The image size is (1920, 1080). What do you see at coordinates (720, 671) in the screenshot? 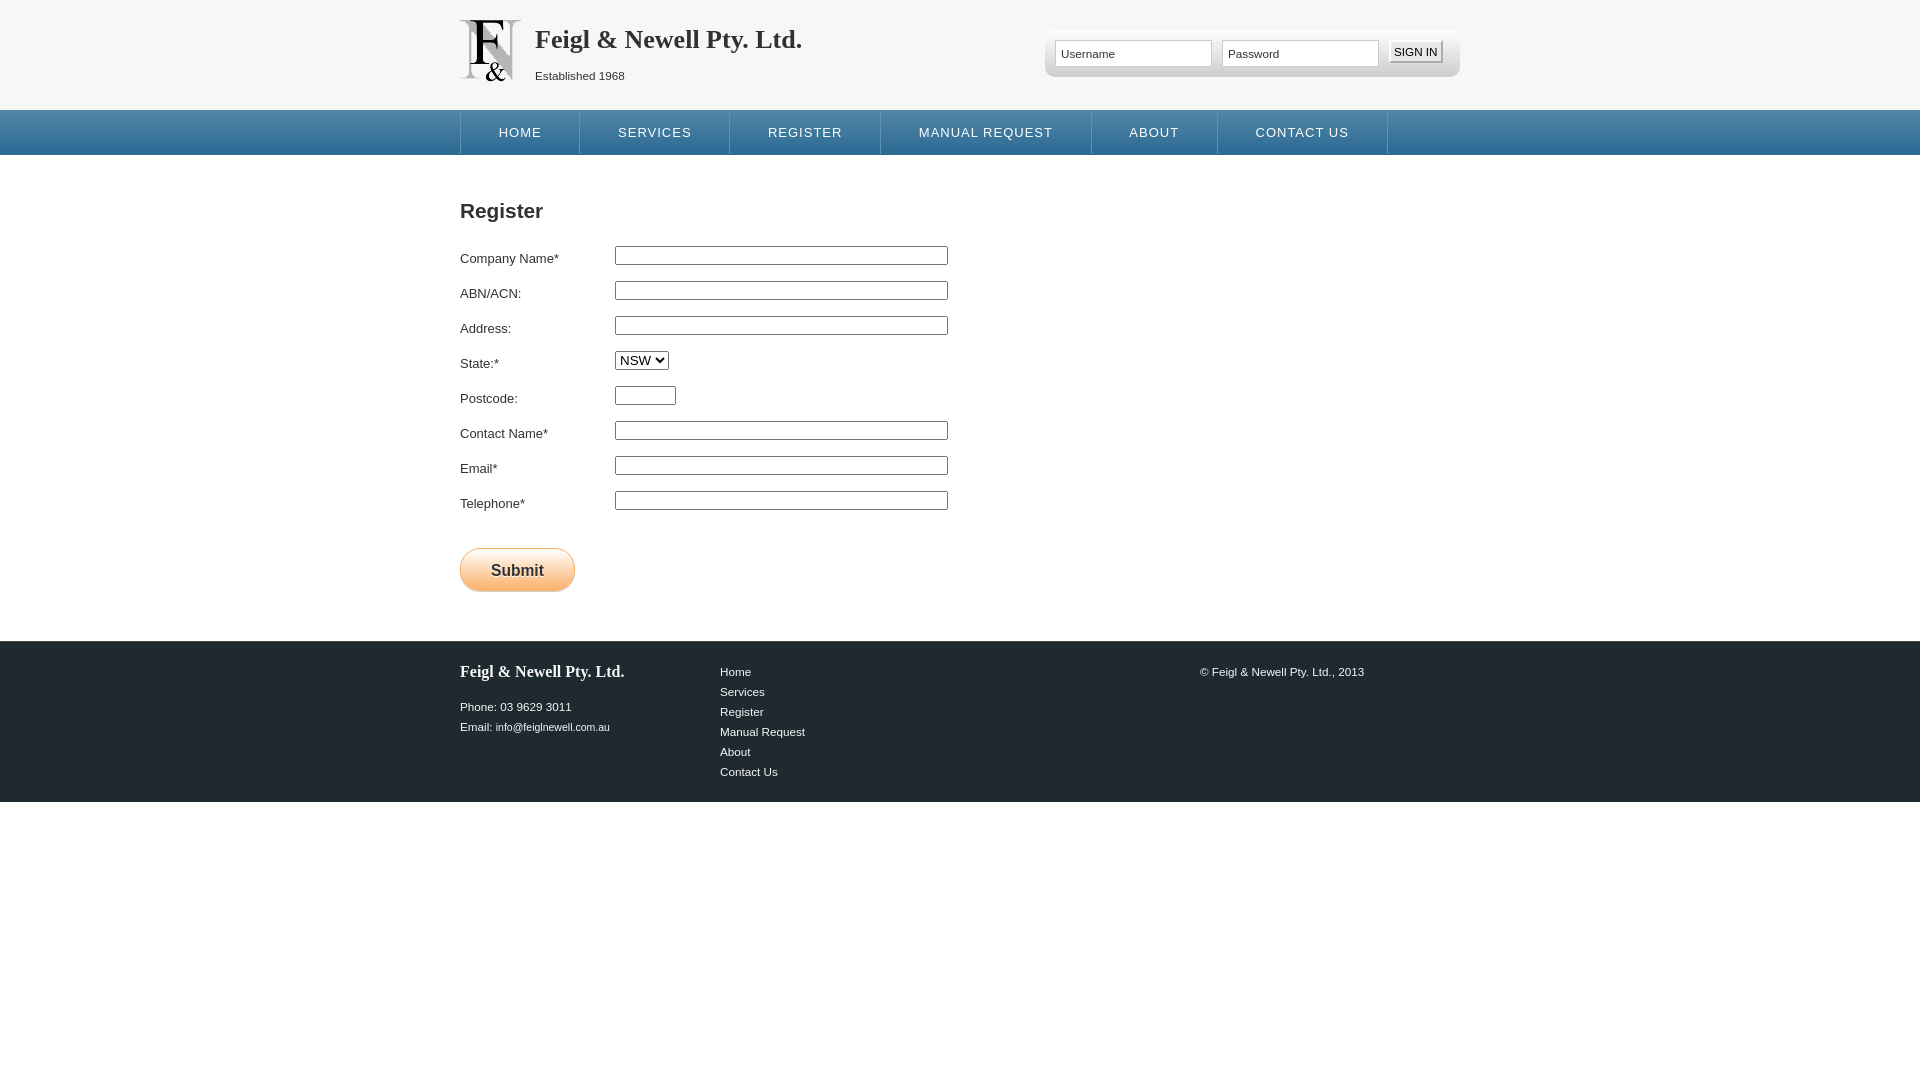
I see `'Home'` at bounding box center [720, 671].